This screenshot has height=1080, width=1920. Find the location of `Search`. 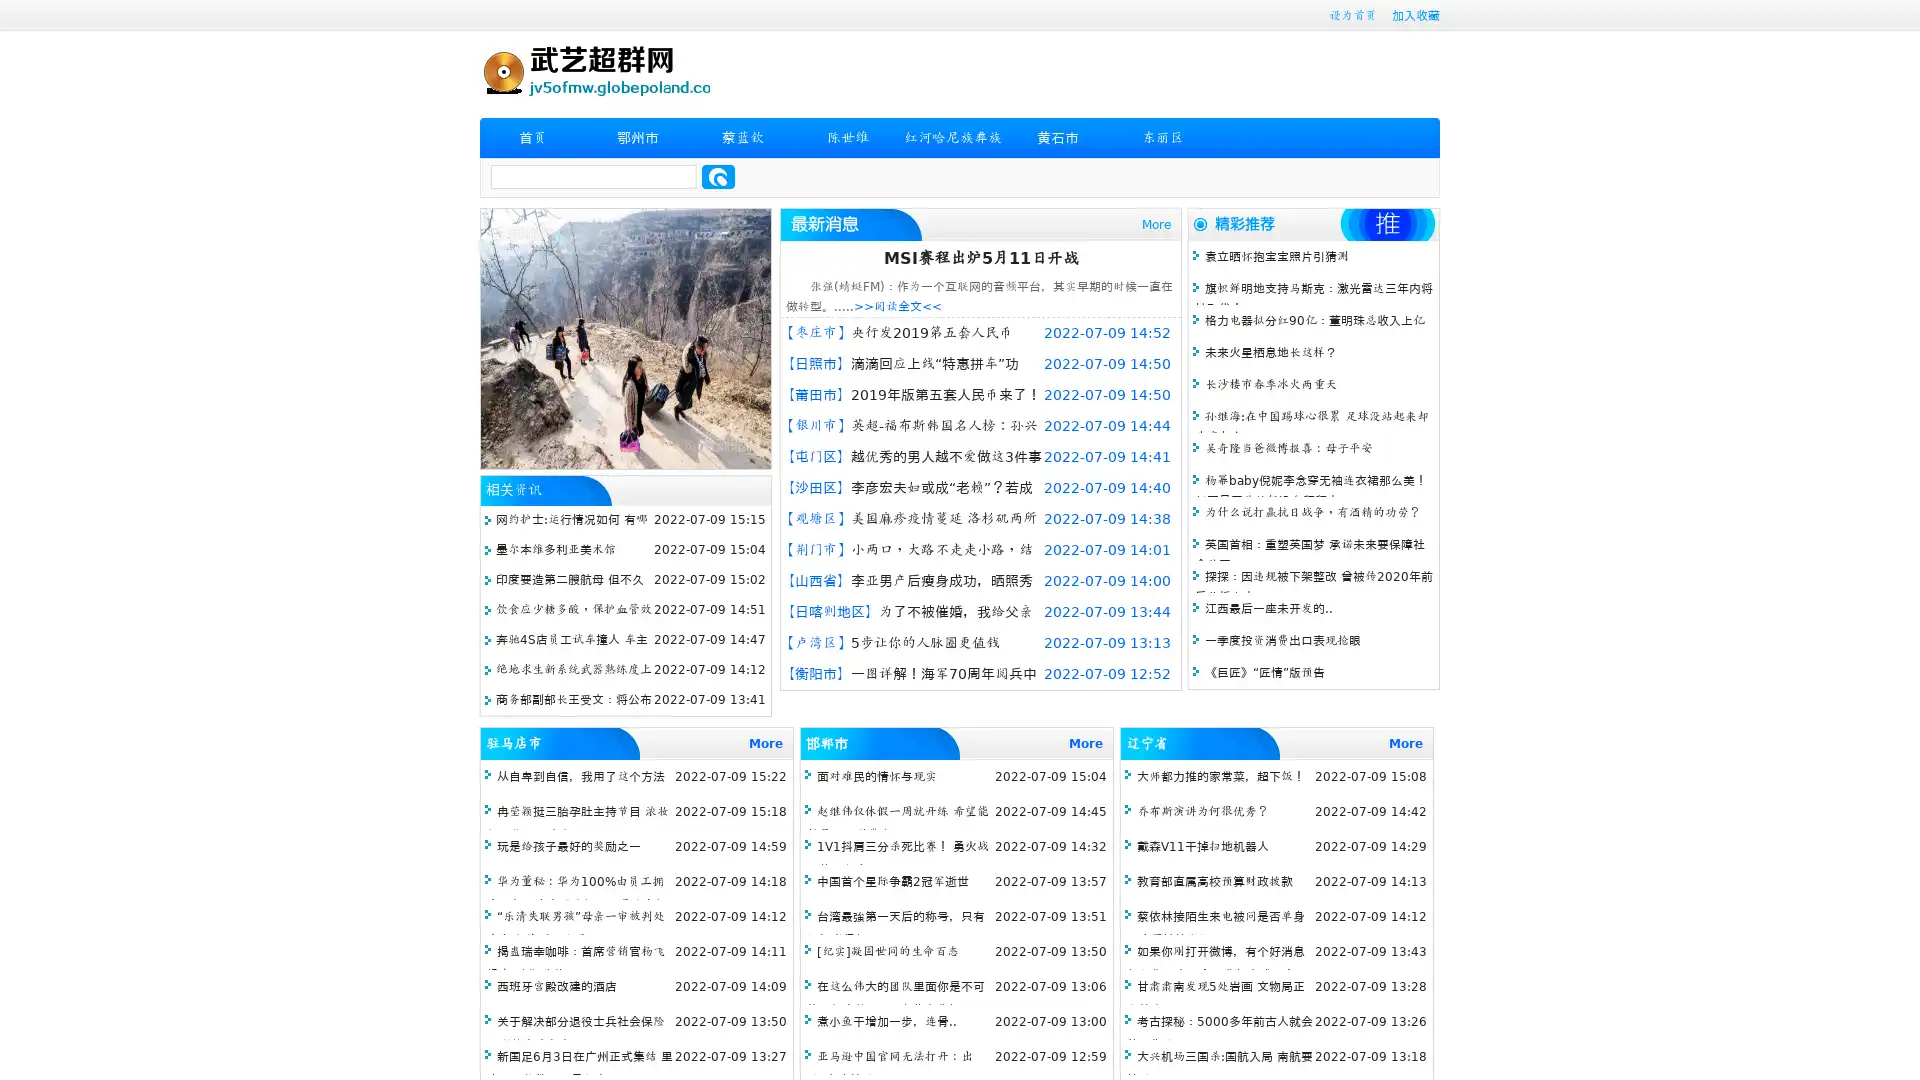

Search is located at coordinates (718, 176).